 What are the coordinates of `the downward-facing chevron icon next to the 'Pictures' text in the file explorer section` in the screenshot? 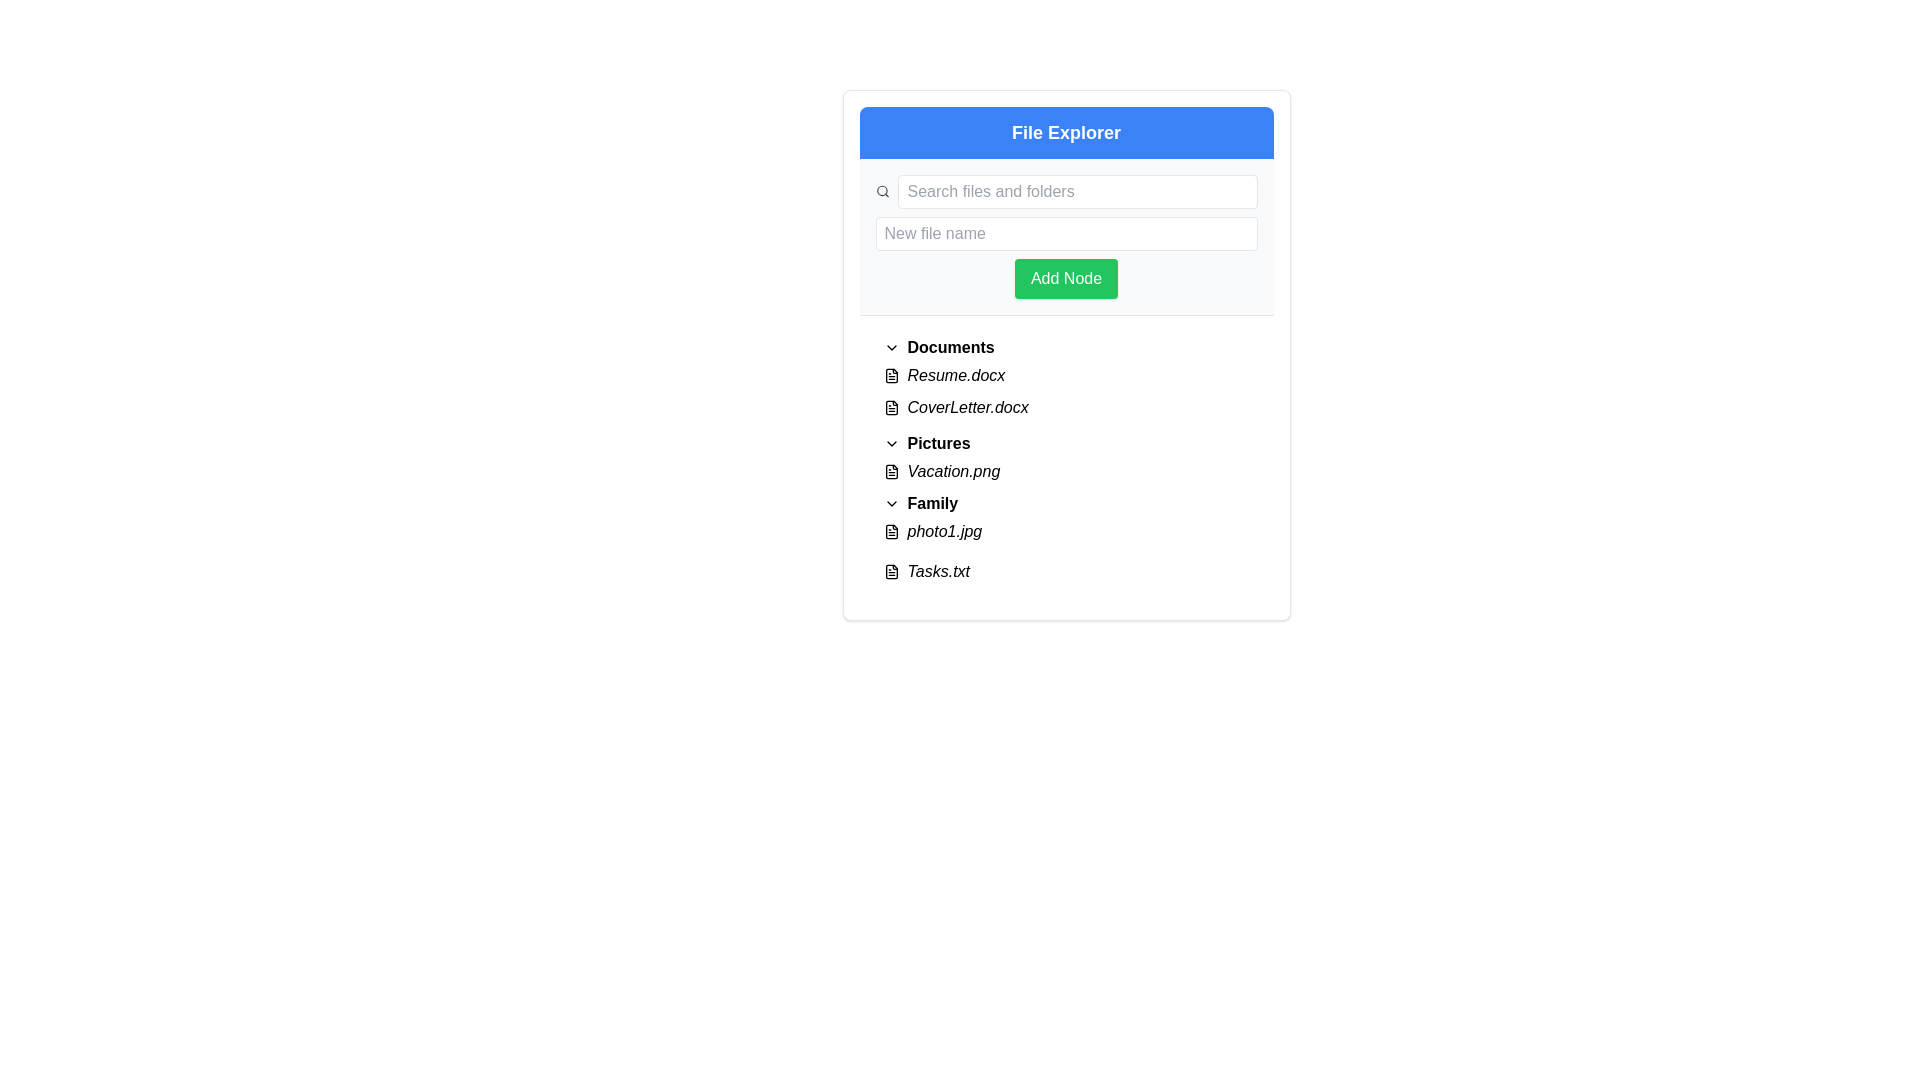 It's located at (890, 442).